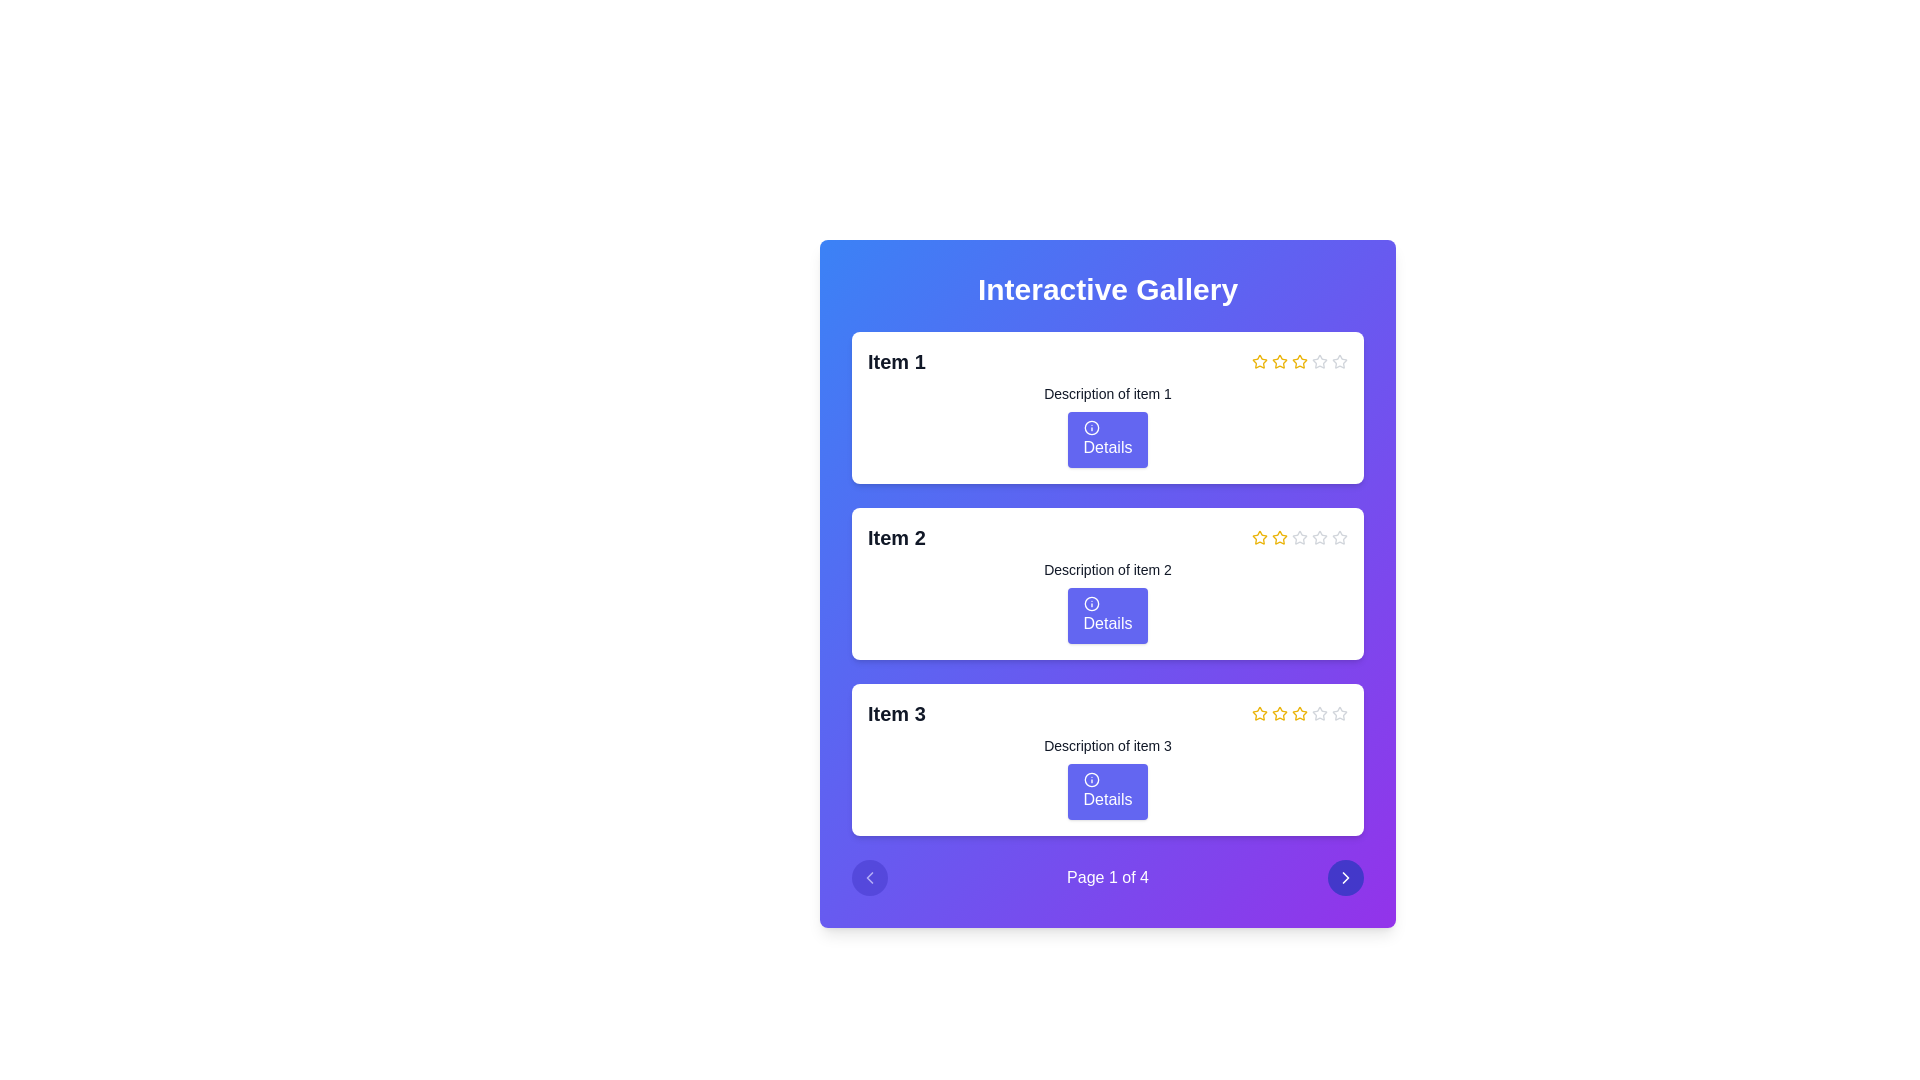  Describe the element at coordinates (1300, 536) in the screenshot. I see `the fourth star icon in the rating system for 'Item 2', which is a hollow star with a gray outline indicating an inactive state` at that location.